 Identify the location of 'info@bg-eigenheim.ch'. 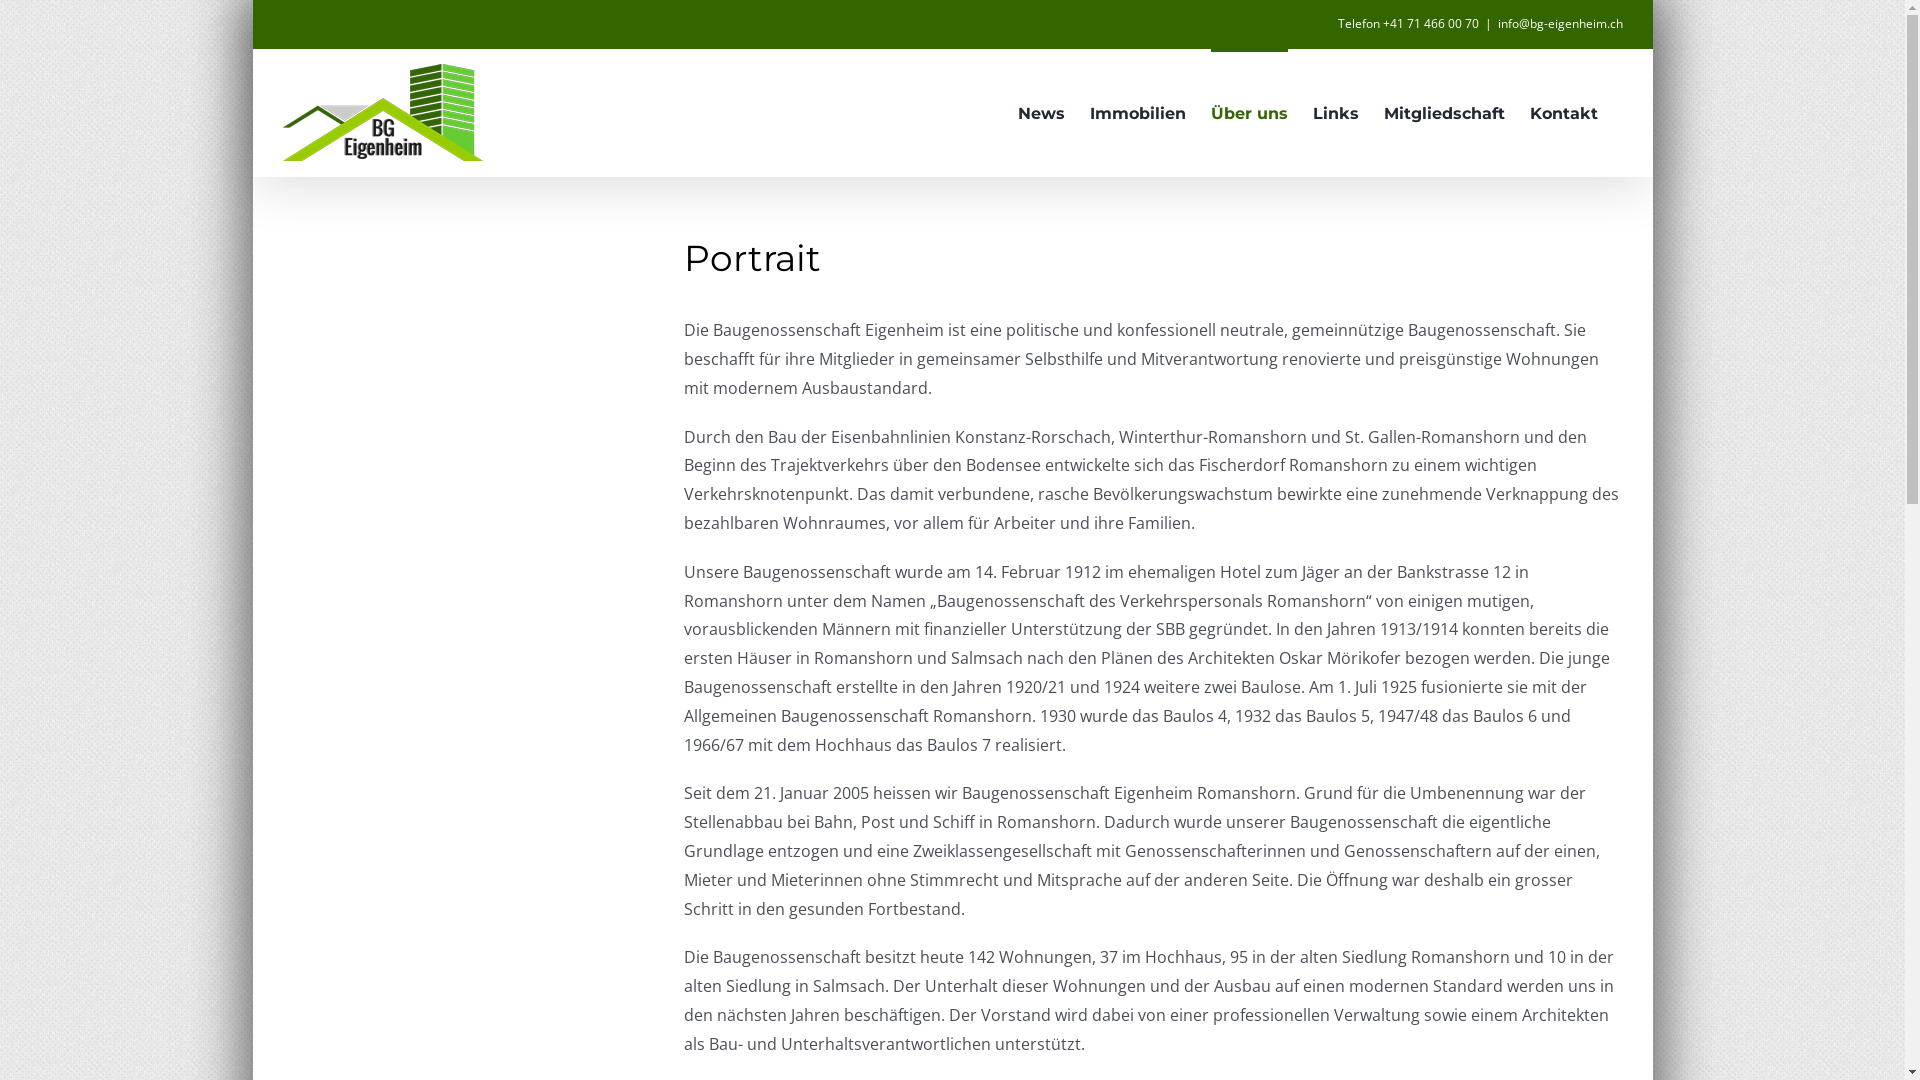
(1559, 23).